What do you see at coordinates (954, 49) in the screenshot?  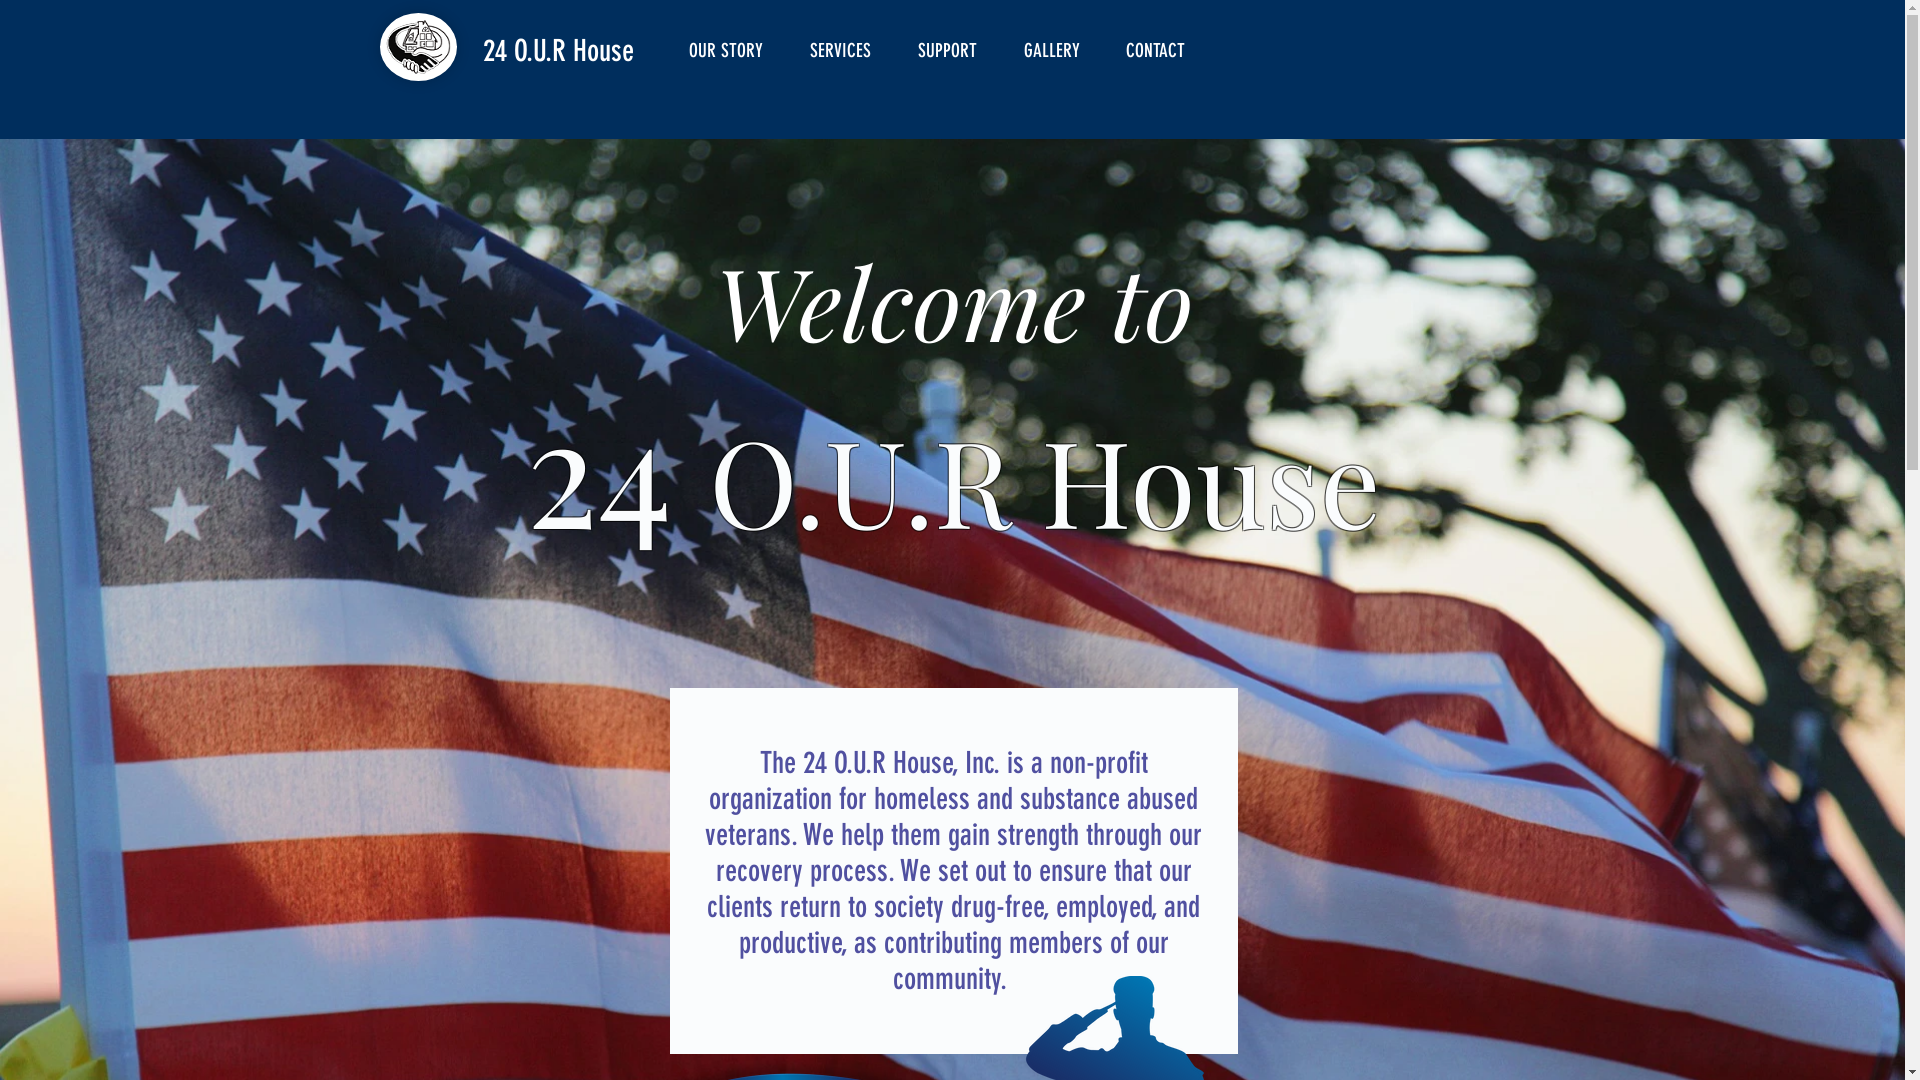 I see `'SUPPORT'` at bounding box center [954, 49].